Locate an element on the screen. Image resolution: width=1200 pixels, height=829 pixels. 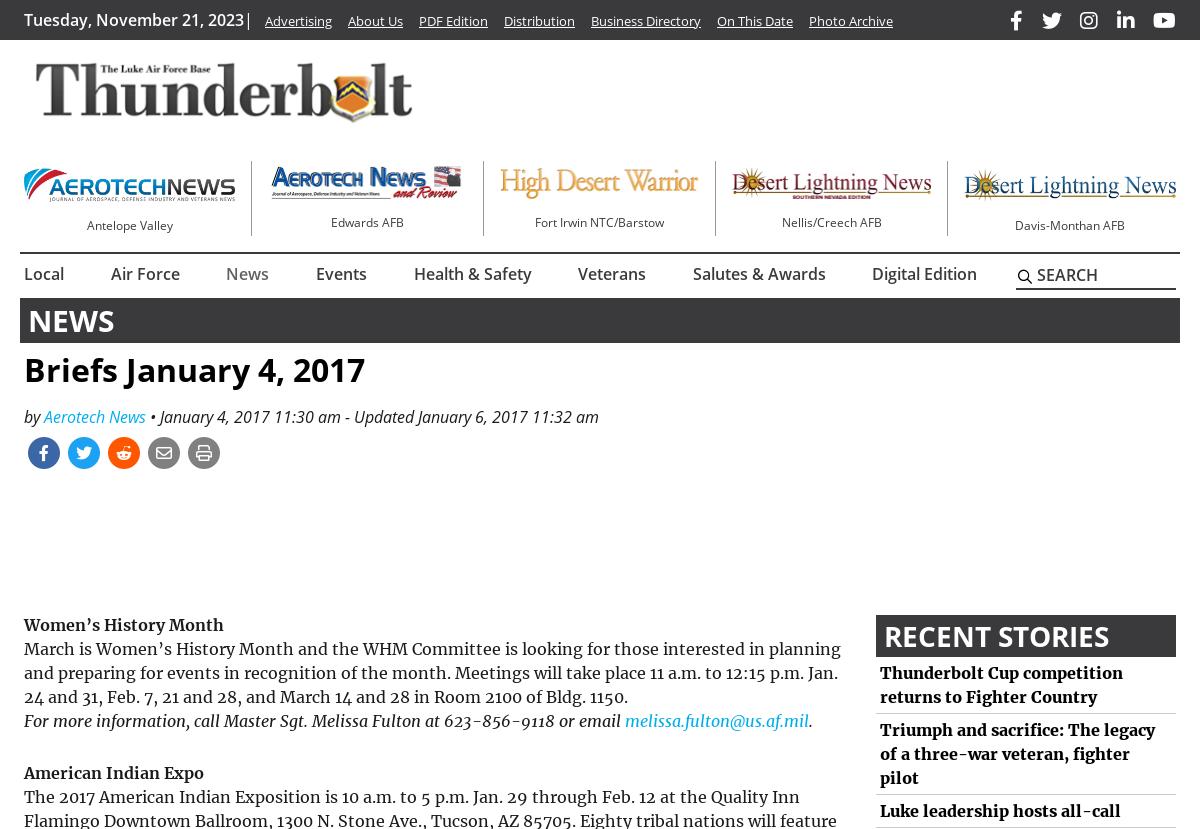
'Air Force' is located at coordinates (144, 272).